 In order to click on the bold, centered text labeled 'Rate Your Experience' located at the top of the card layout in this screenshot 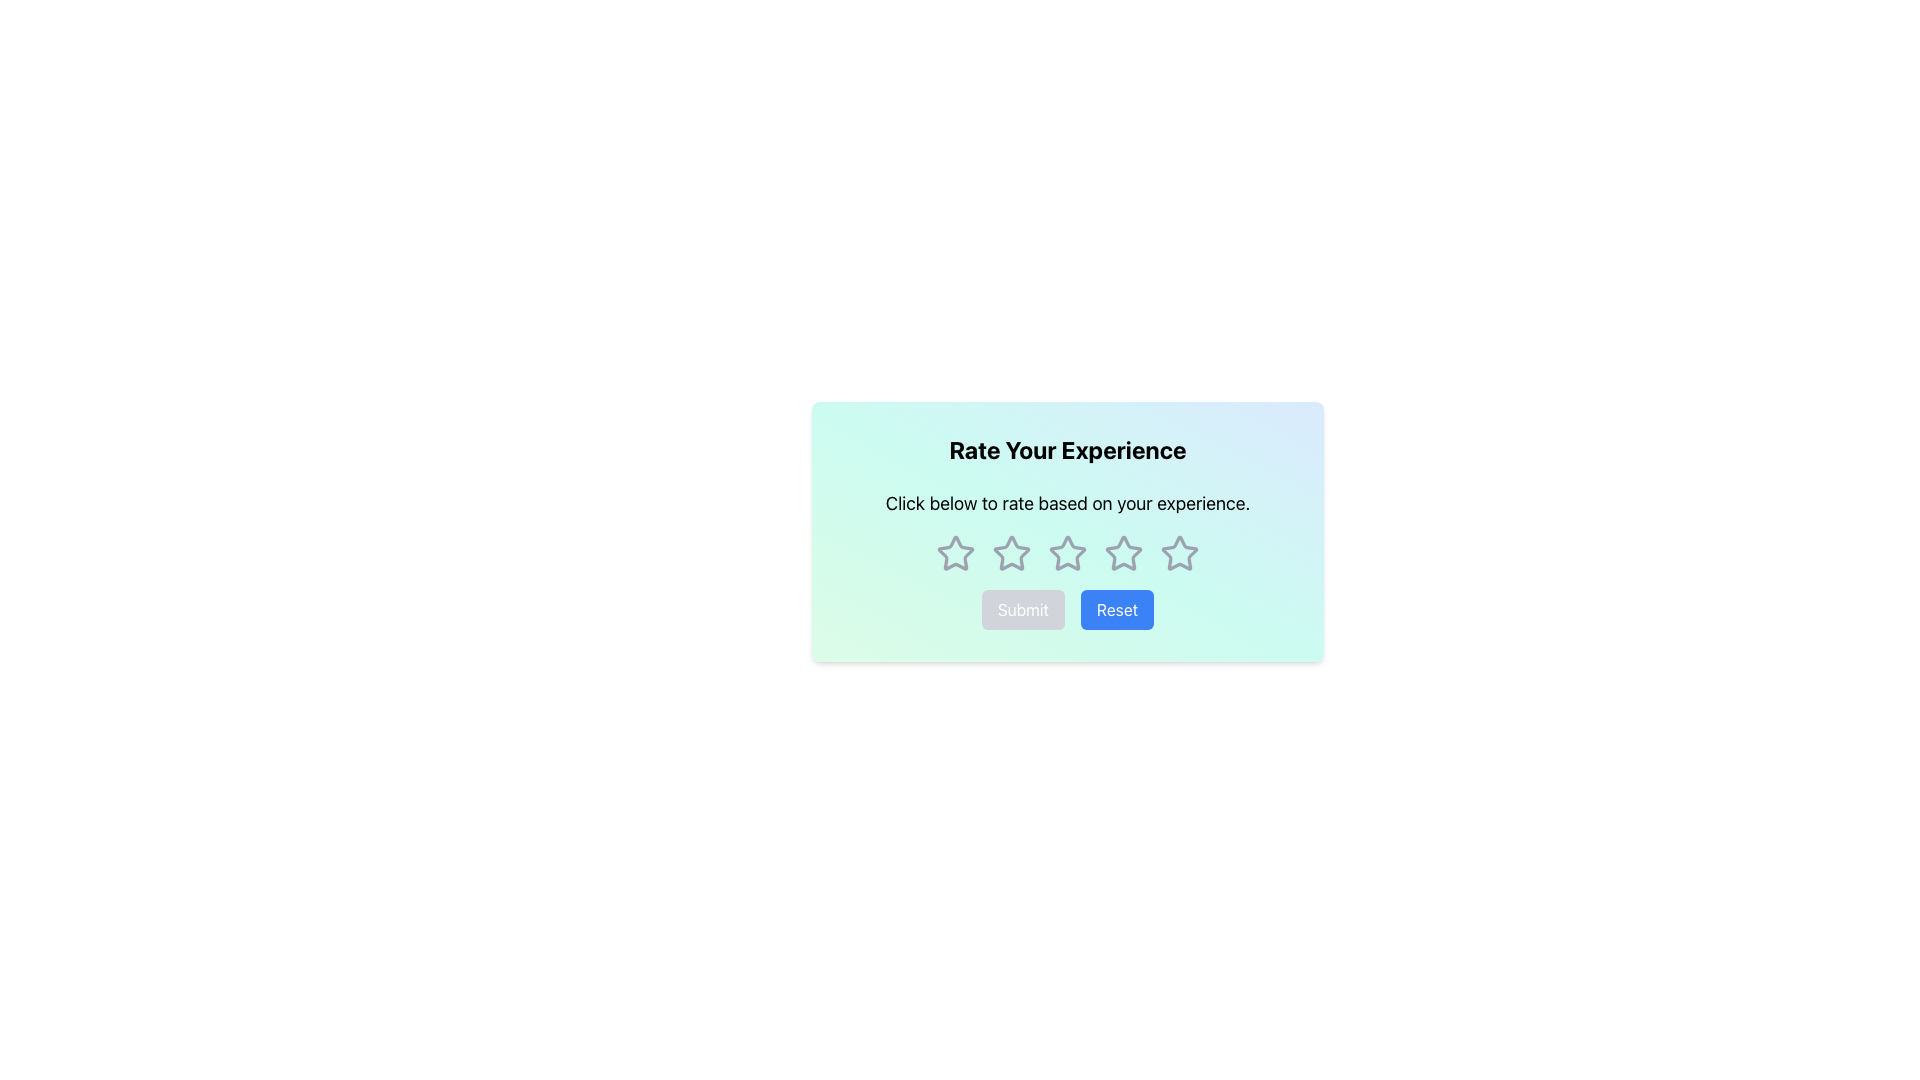, I will do `click(1067, 450)`.